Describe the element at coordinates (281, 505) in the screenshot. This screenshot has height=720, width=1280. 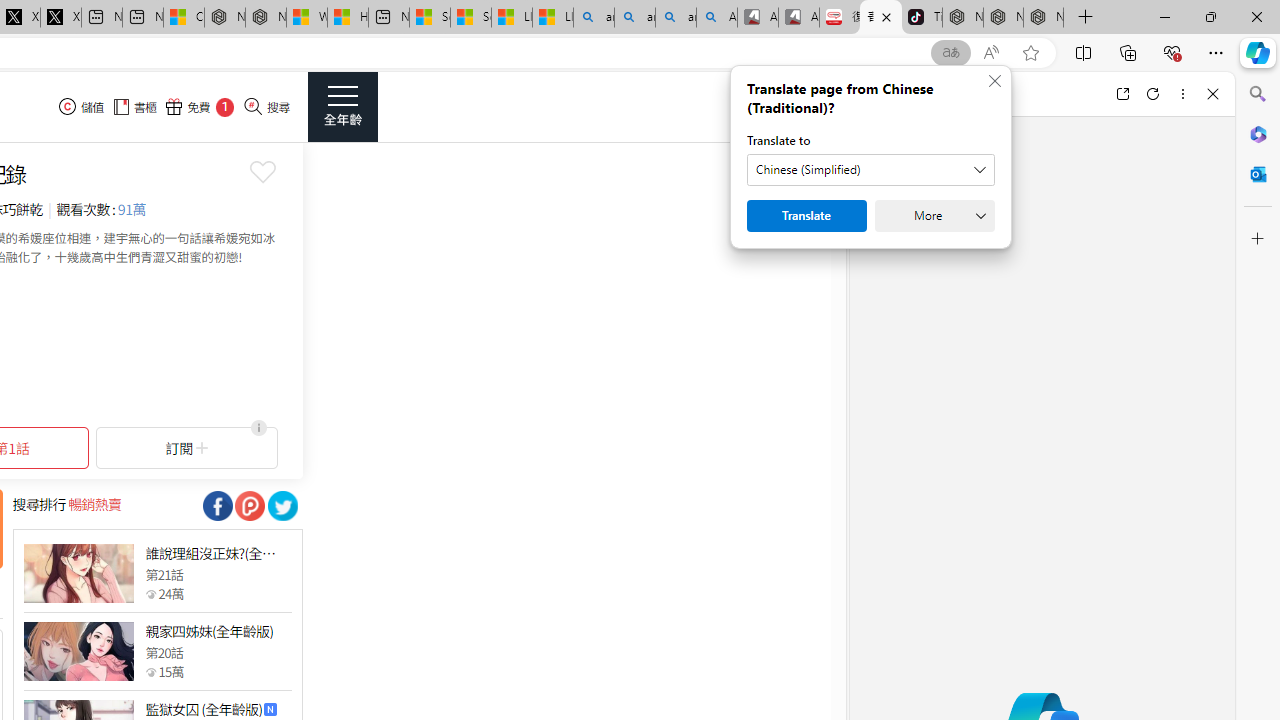
I see `'Class: socialShare'` at that location.